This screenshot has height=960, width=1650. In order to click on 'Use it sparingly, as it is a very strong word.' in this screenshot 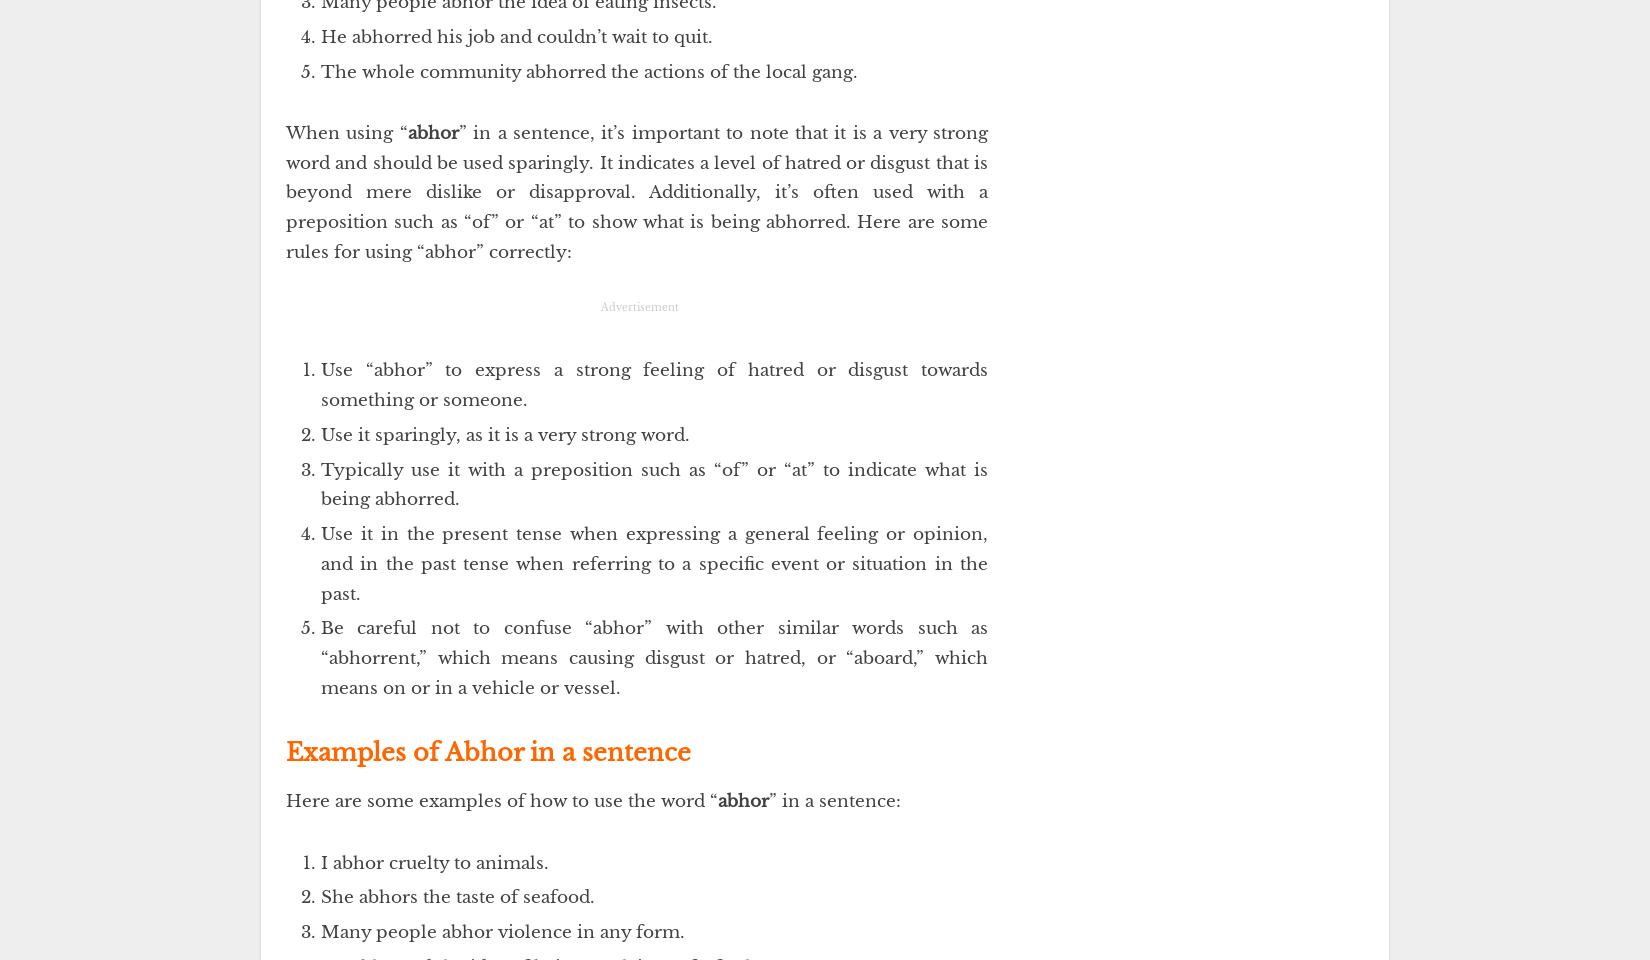, I will do `click(504, 434)`.